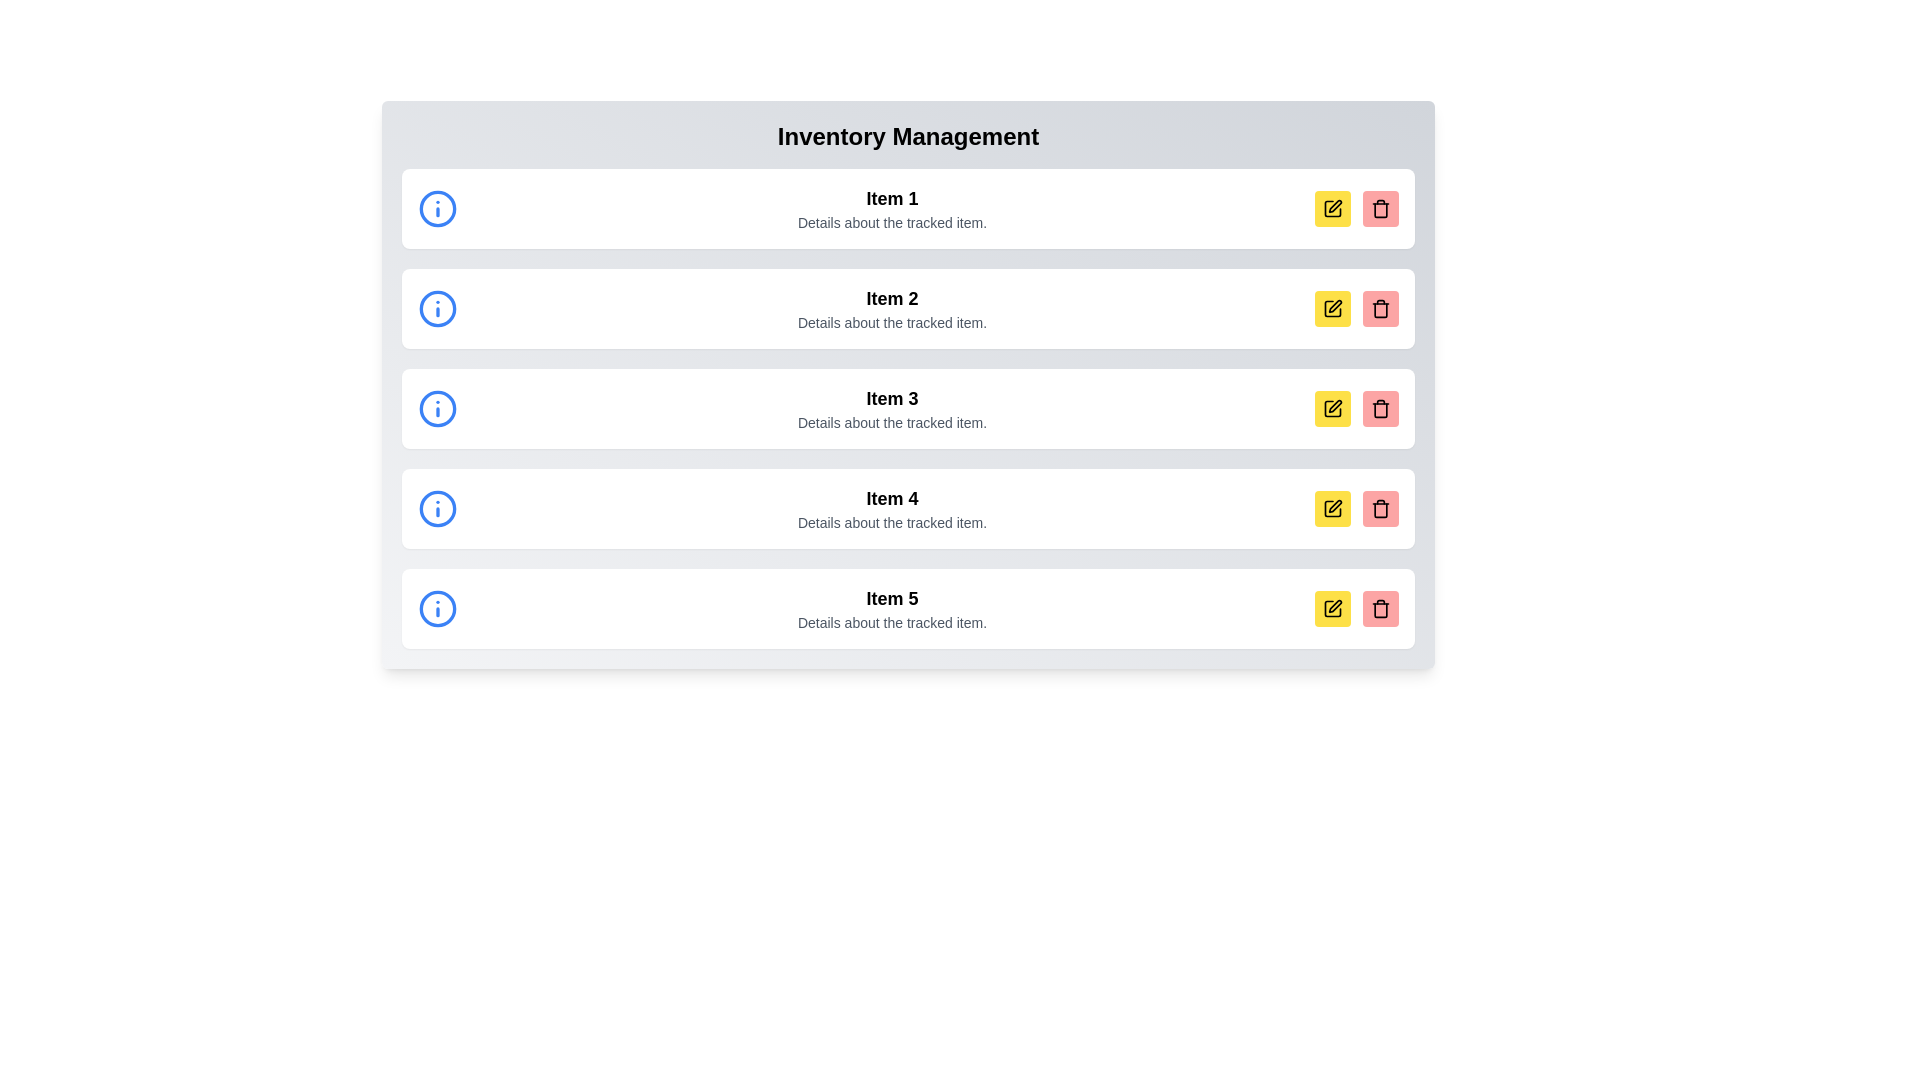 This screenshot has height=1080, width=1920. Describe the element at coordinates (1333, 308) in the screenshot. I see `the edit button located immediately to the right of 'Item 2' to initiate an edit action` at that location.